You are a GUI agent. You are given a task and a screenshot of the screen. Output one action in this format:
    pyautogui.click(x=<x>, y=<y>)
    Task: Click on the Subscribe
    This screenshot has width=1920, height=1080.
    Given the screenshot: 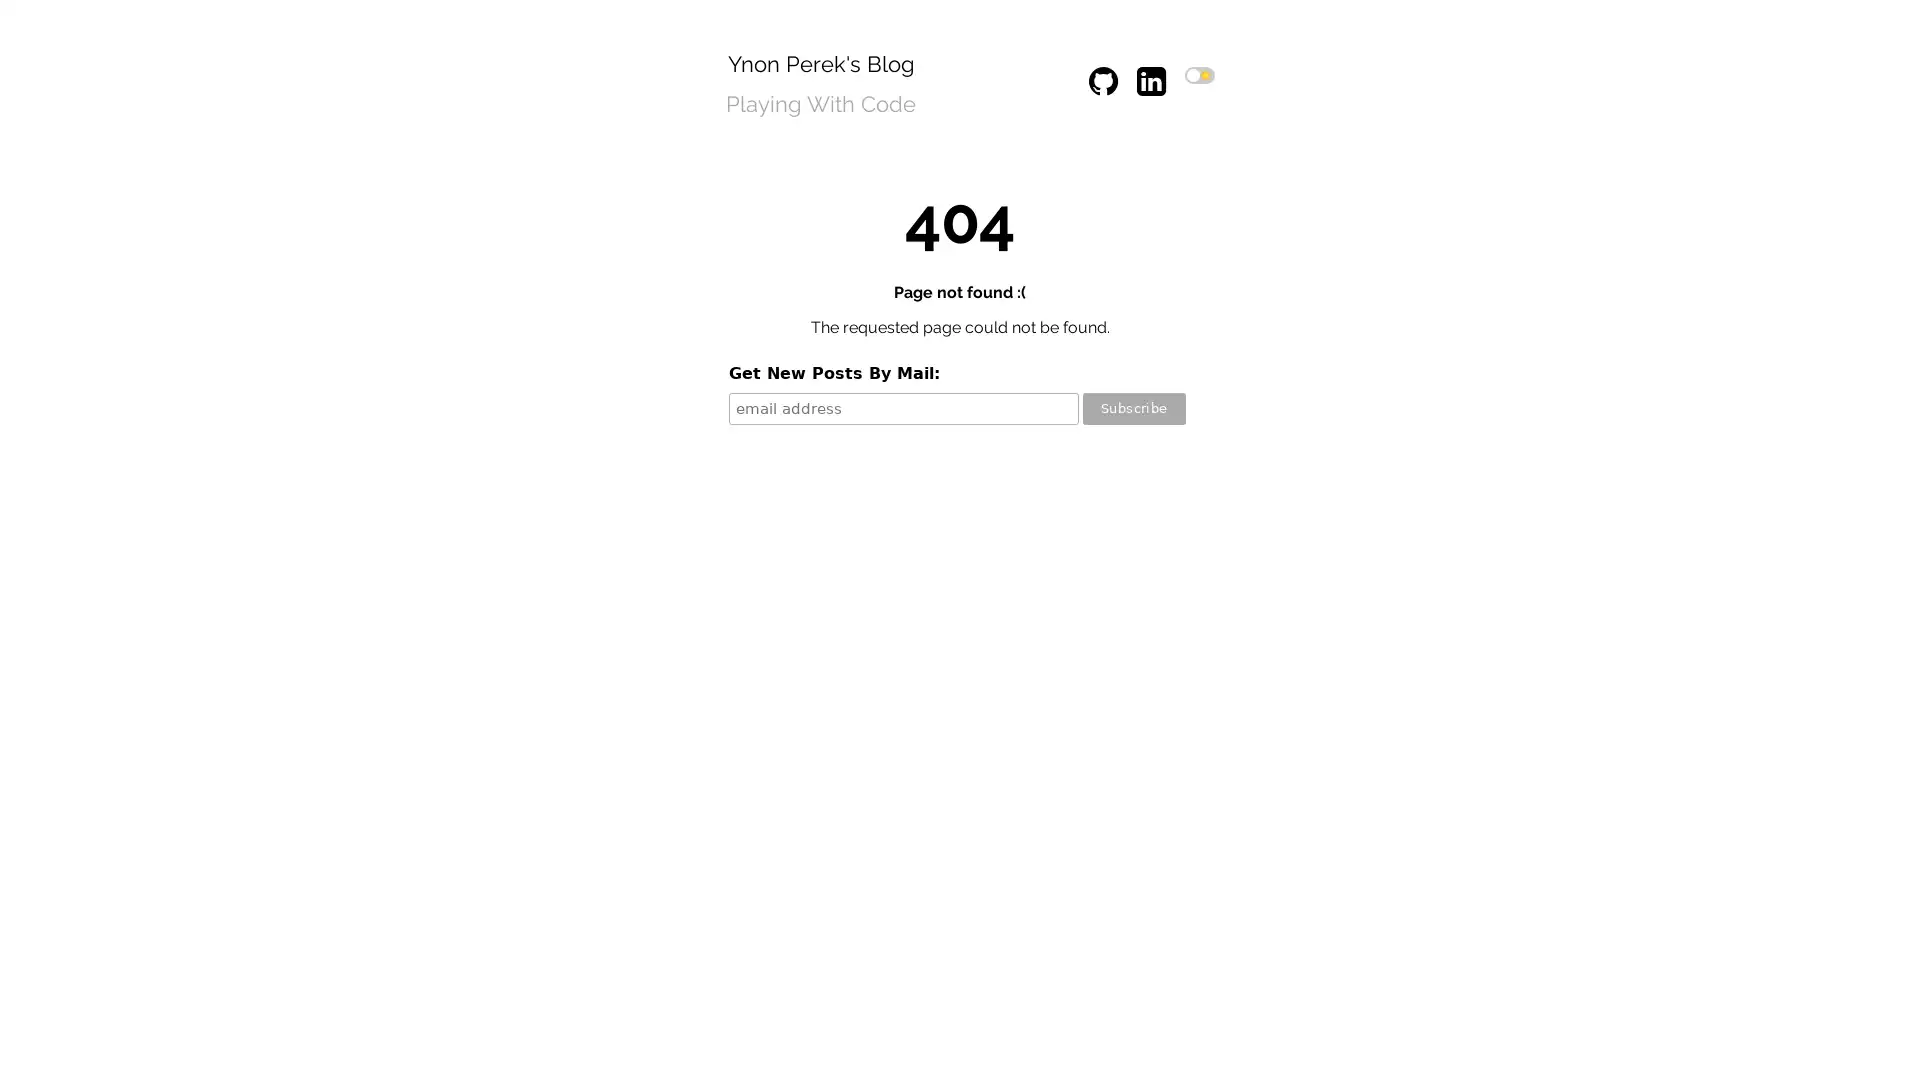 What is the action you would take?
    pyautogui.click(x=1133, y=407)
    